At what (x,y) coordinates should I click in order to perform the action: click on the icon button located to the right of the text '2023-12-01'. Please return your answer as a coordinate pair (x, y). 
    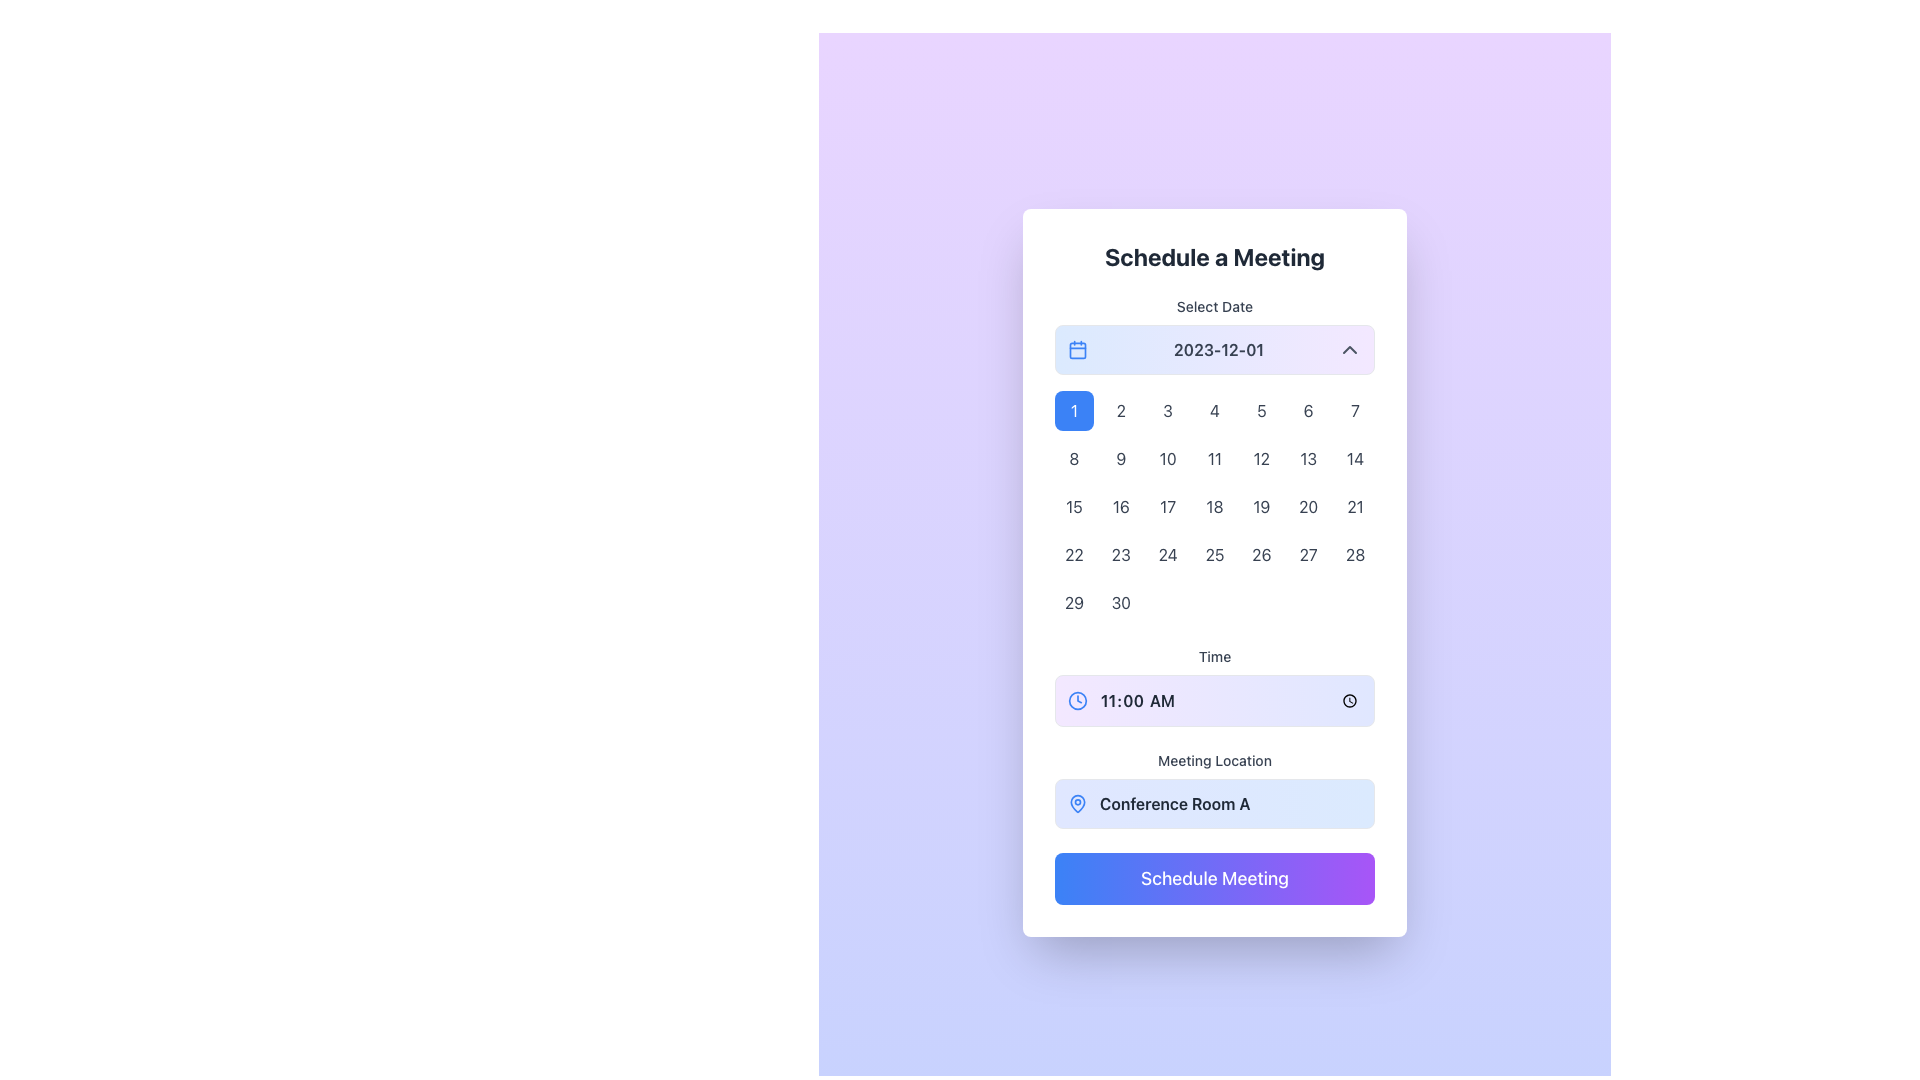
    Looking at the image, I should click on (1349, 349).